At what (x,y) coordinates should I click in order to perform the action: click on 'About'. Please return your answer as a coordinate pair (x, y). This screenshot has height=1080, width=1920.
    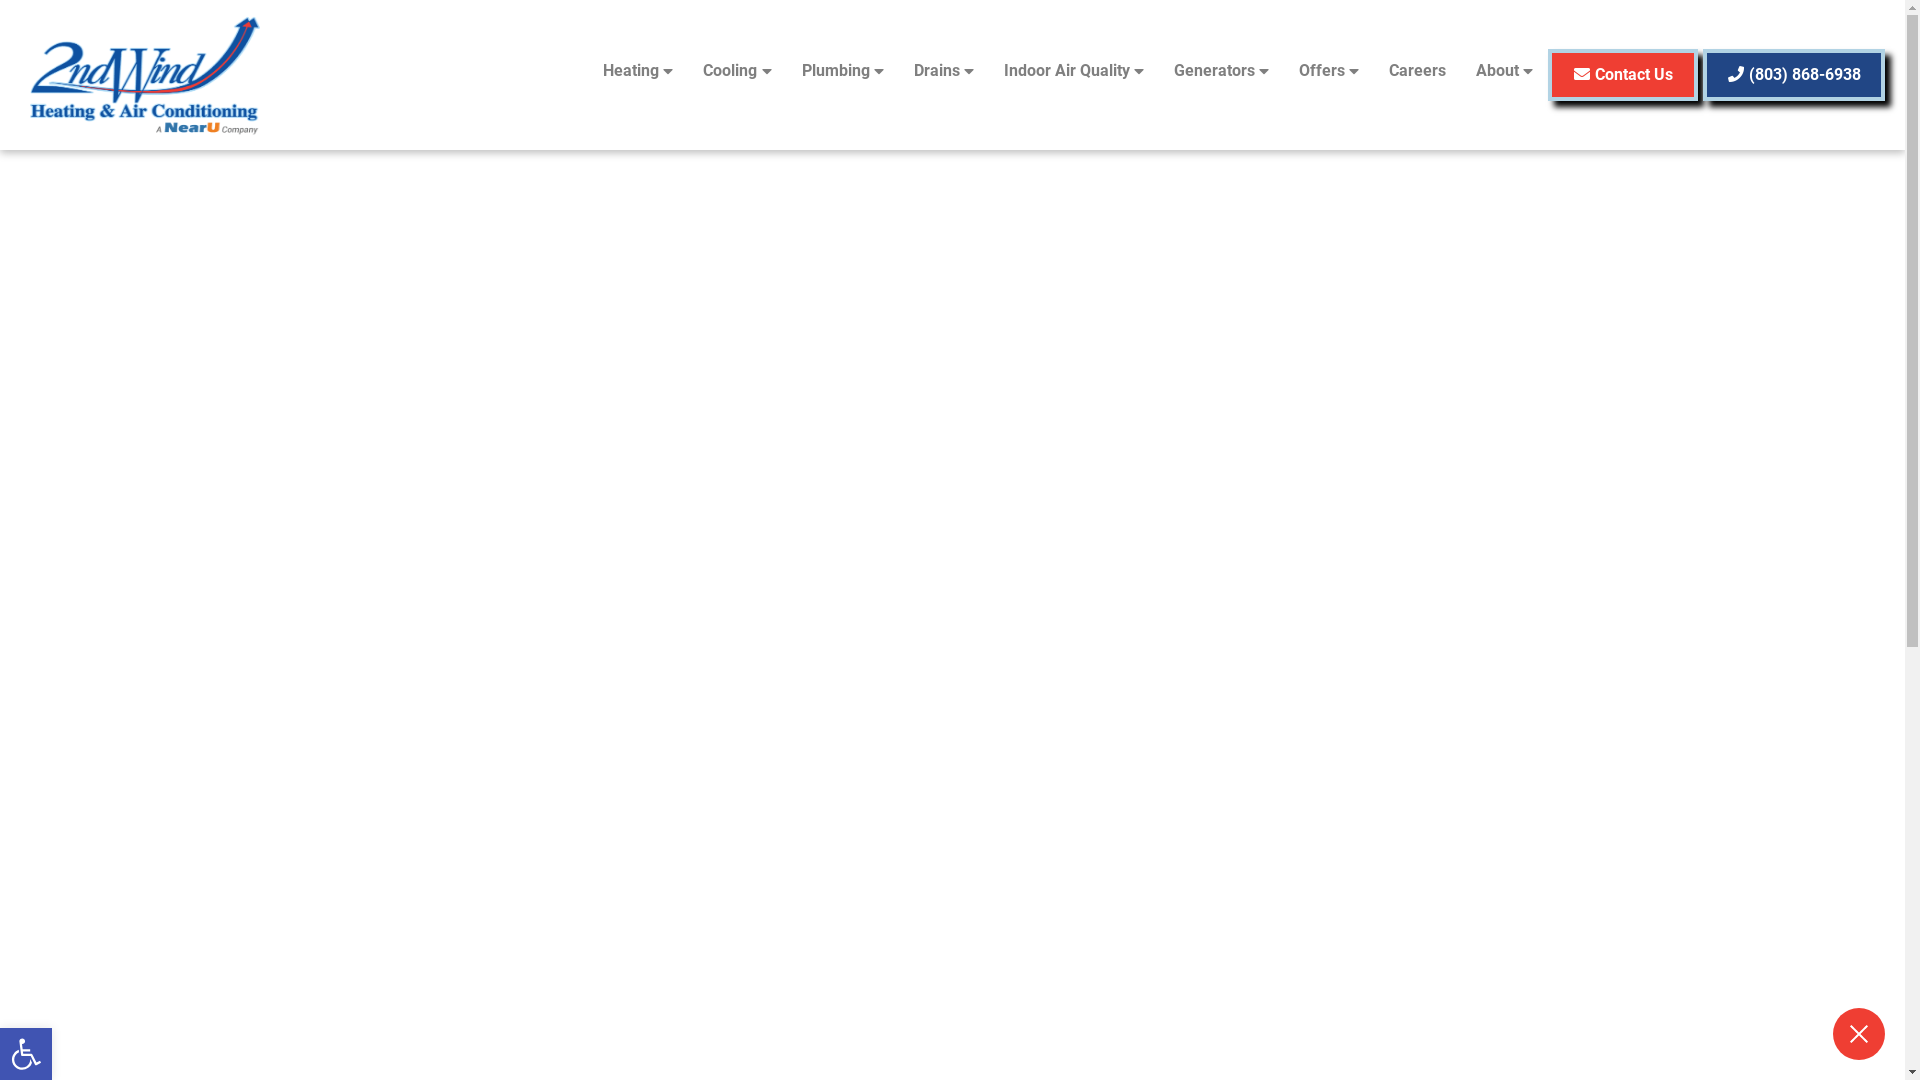
    Looking at the image, I should click on (1504, 69).